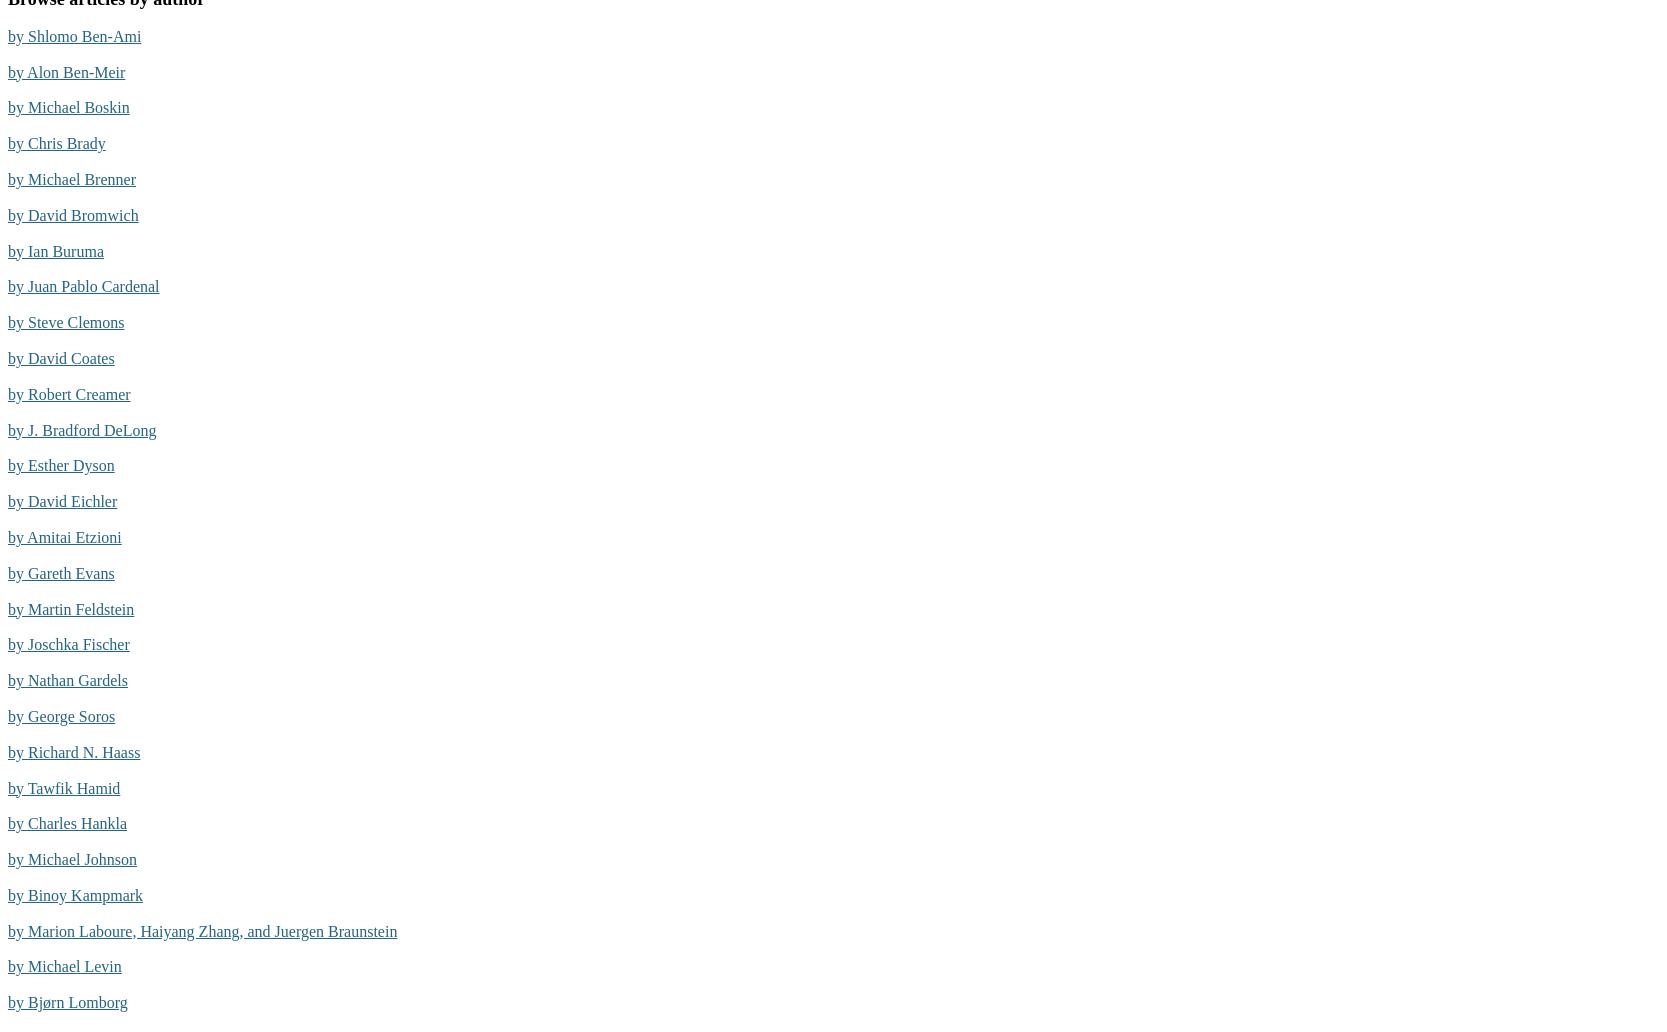 The image size is (1667, 1032). I want to click on 'by Marion Laboure, Haiyang Zhang, and Juergen Braunstein', so click(201, 929).